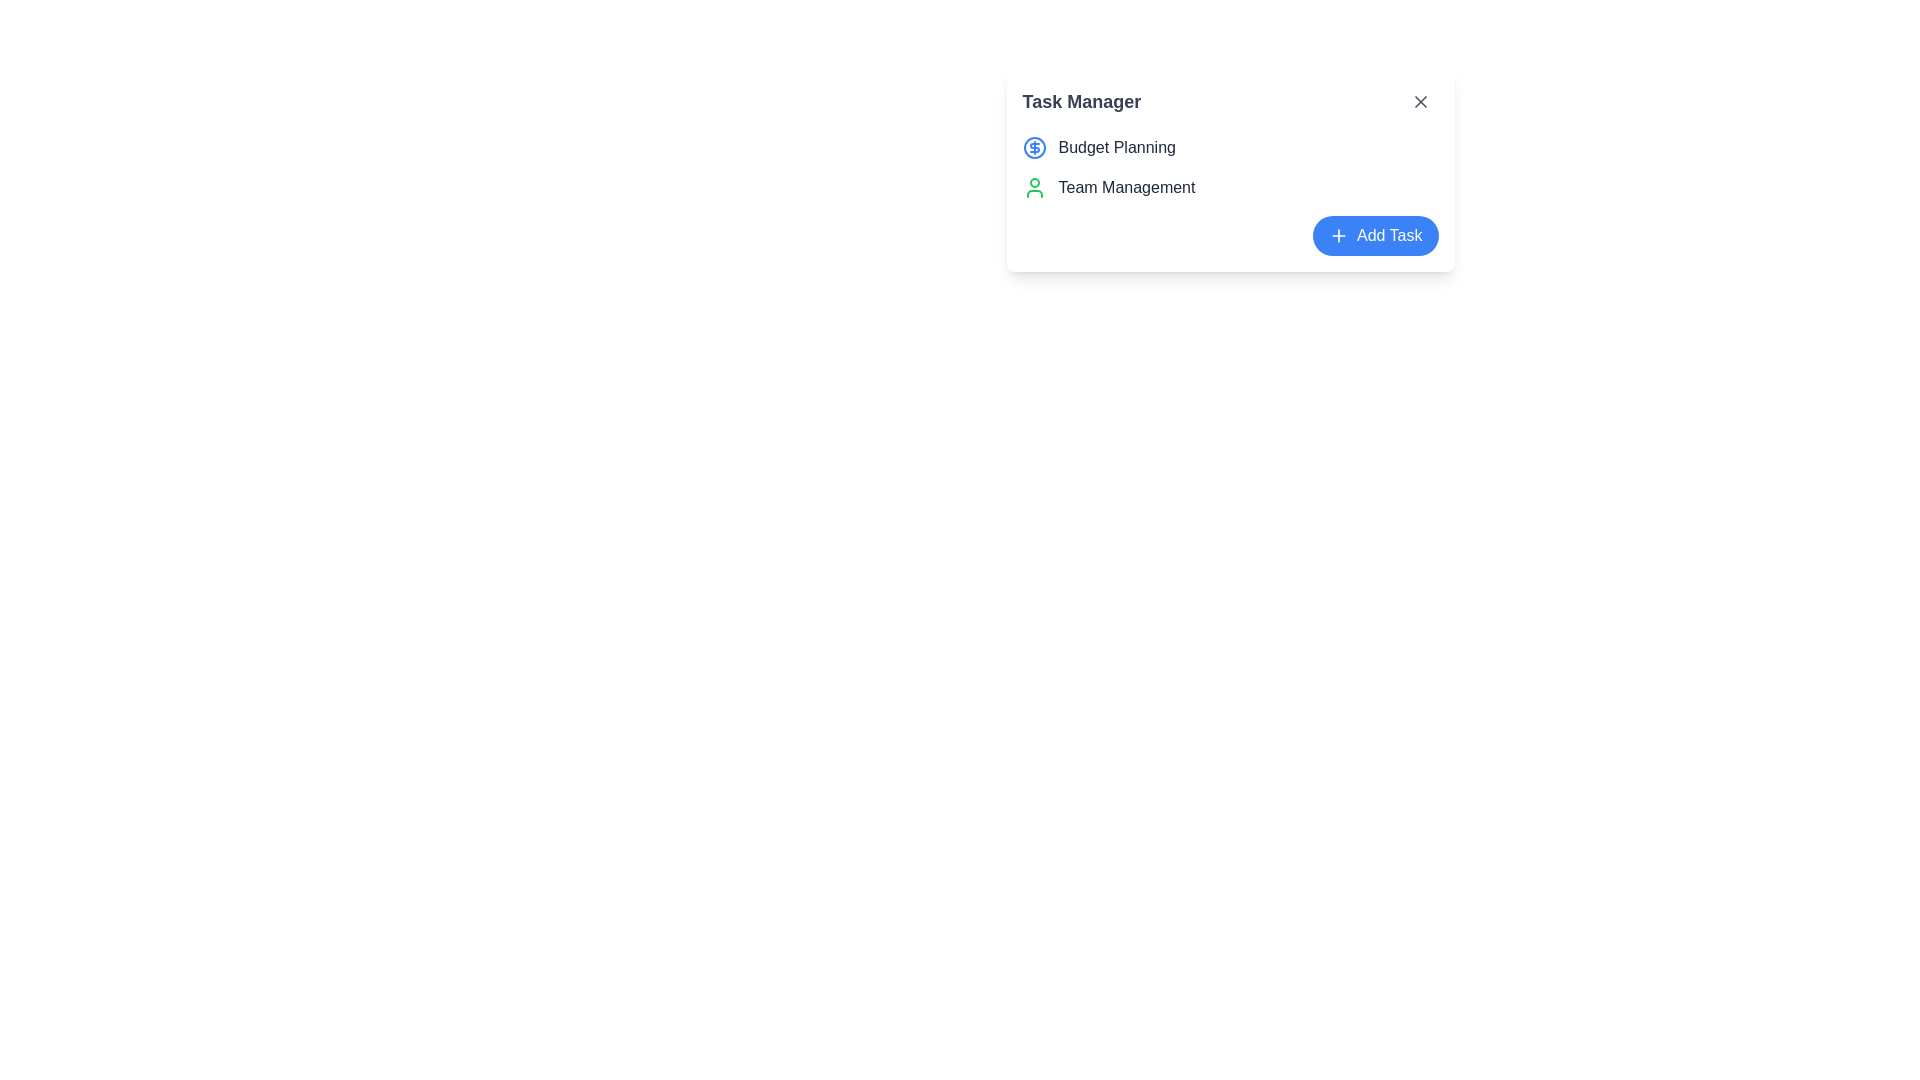  What do you see at coordinates (1116, 146) in the screenshot?
I see `the Text Label displaying 'Budget Planning' which is styled with a medium font weight and gray color, located to the right of a dollar sign icon` at bounding box center [1116, 146].